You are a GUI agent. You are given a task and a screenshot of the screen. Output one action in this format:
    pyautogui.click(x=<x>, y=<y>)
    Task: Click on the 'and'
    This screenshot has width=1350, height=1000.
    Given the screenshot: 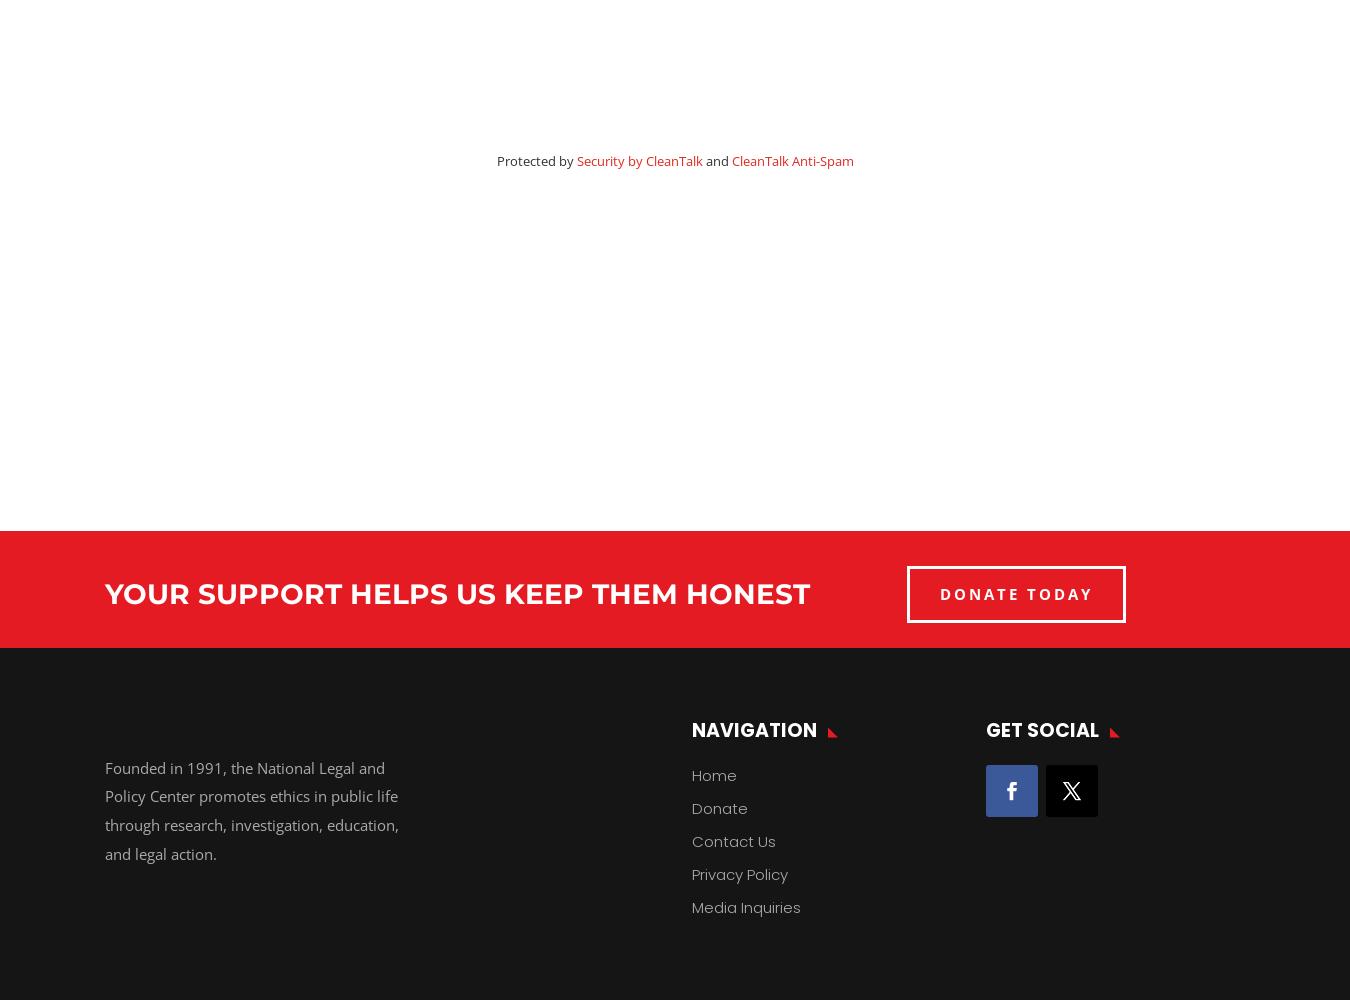 What is the action you would take?
    pyautogui.click(x=701, y=161)
    